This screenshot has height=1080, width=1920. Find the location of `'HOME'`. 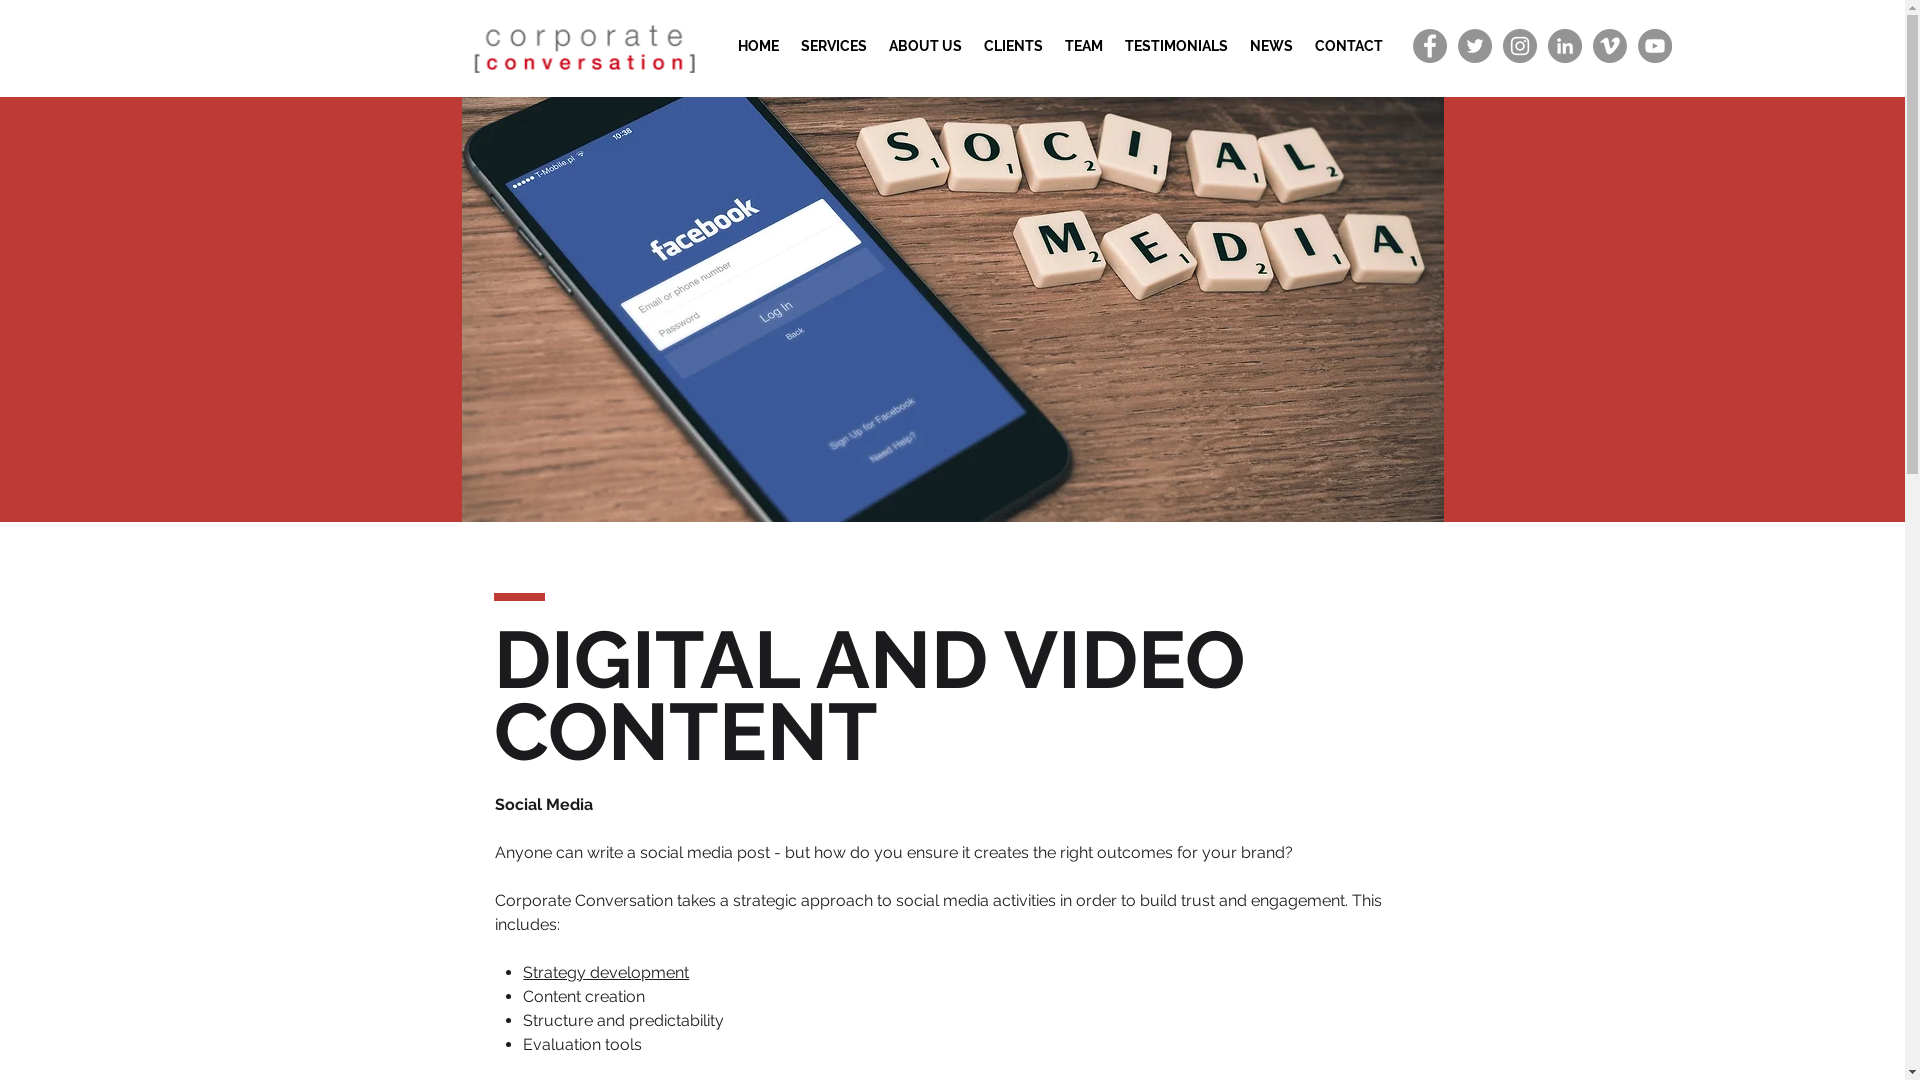

'HOME' is located at coordinates (756, 45).